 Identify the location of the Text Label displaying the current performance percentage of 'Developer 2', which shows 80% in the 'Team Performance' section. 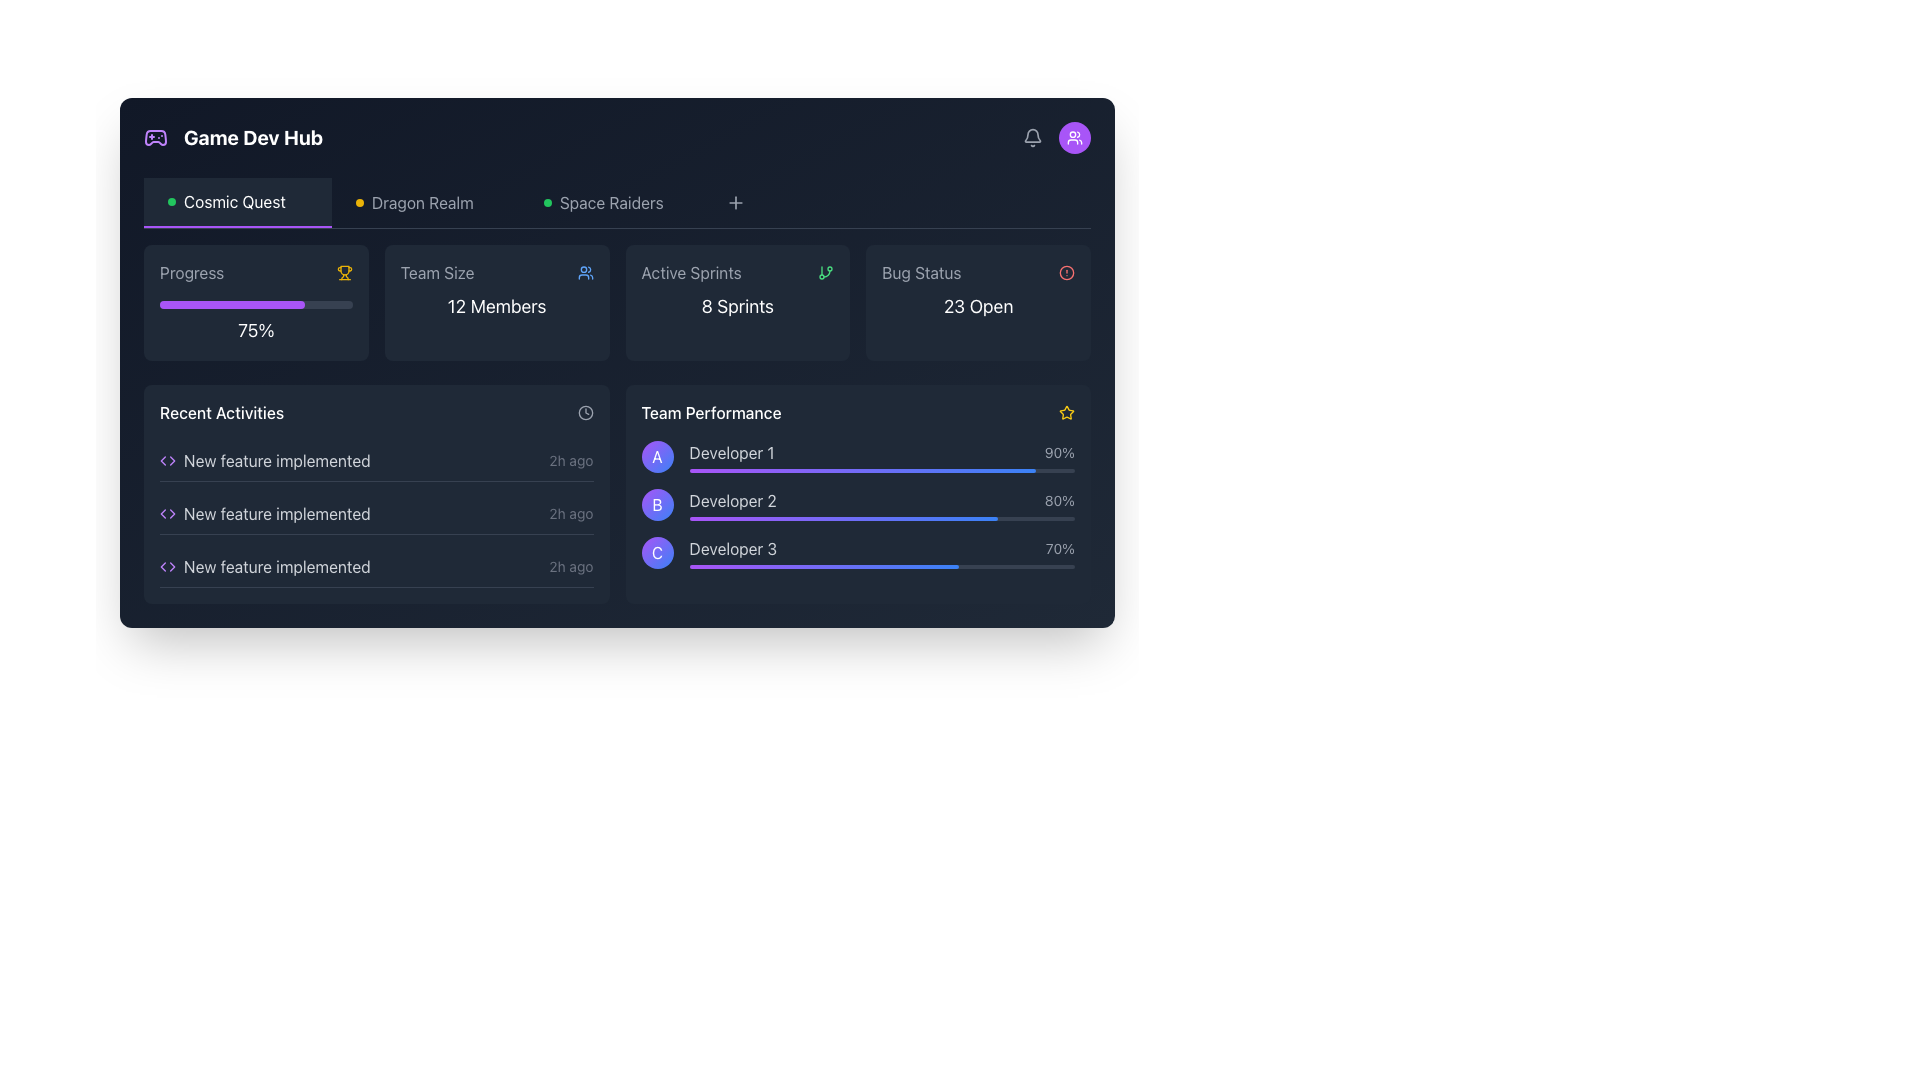
(1058, 500).